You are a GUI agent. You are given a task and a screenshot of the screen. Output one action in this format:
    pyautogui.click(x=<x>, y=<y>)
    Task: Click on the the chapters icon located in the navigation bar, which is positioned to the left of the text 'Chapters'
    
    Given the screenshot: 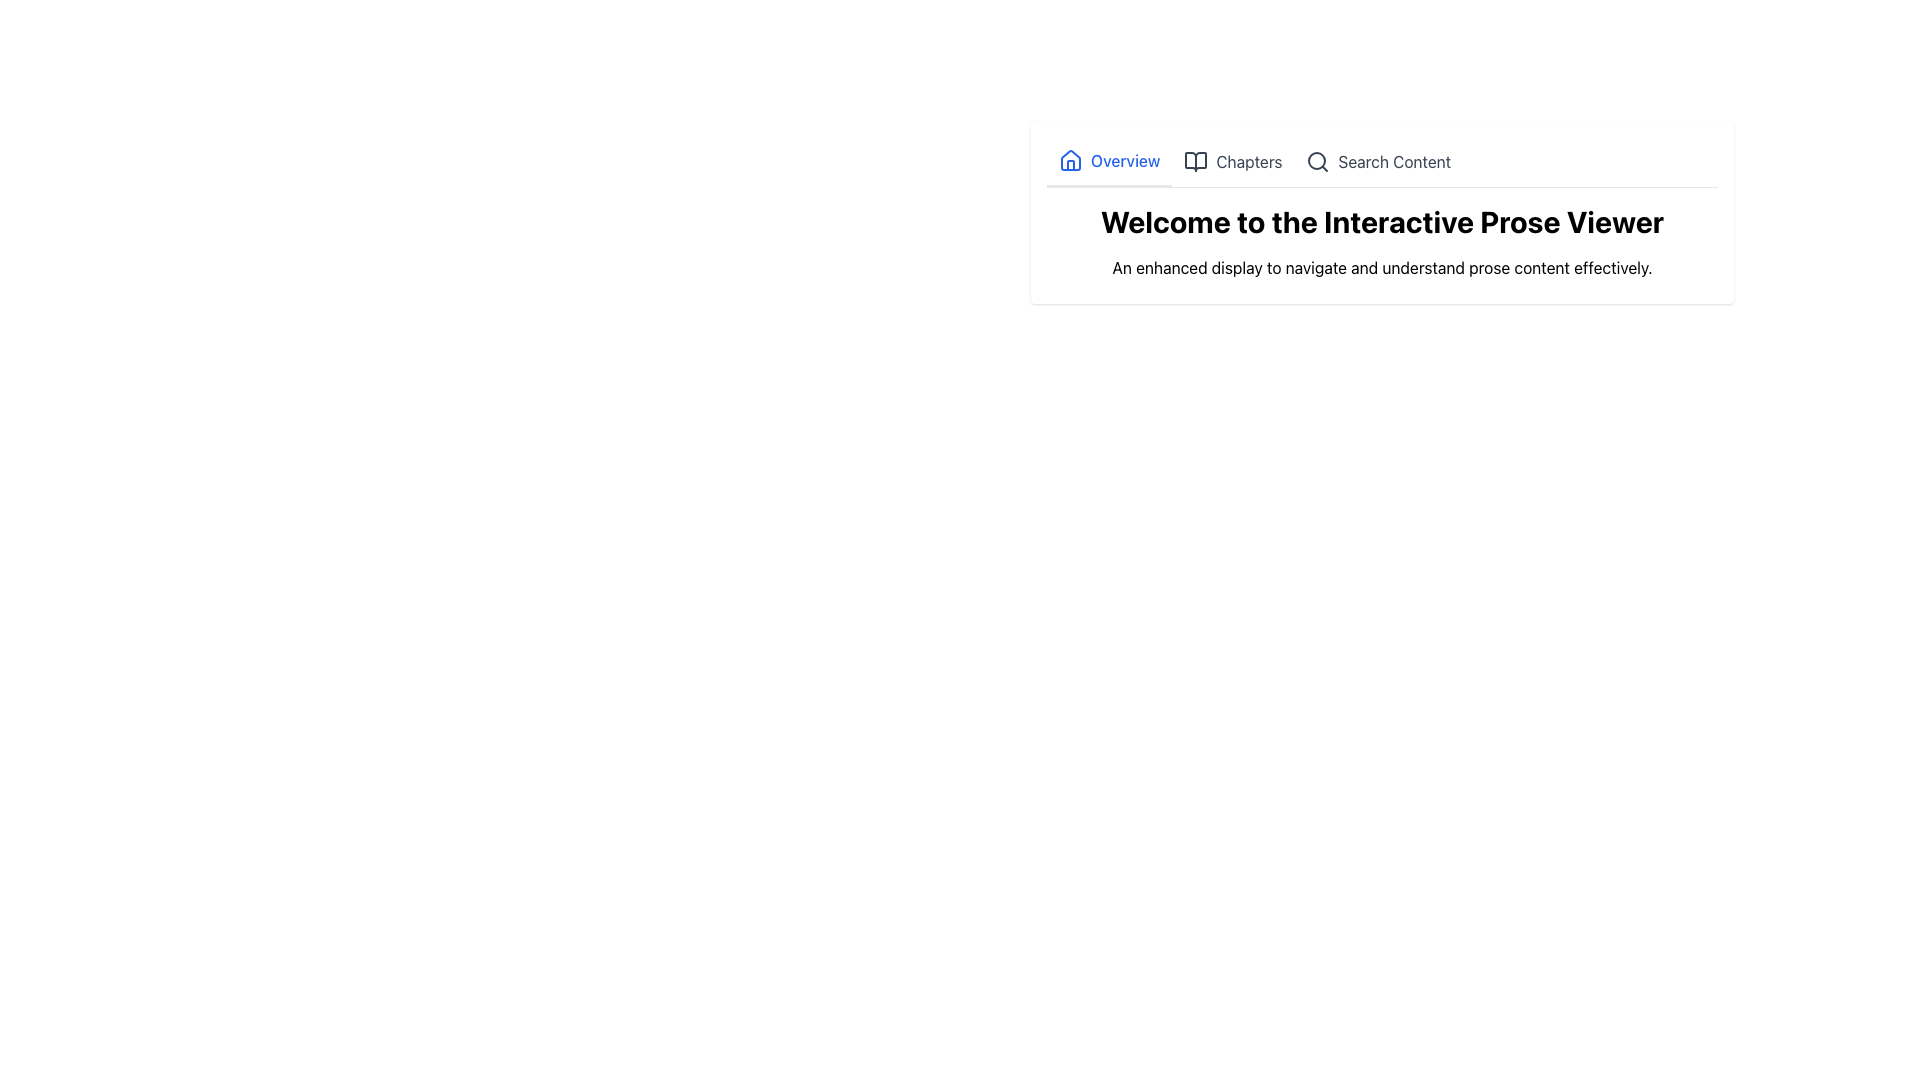 What is the action you would take?
    pyautogui.click(x=1196, y=161)
    